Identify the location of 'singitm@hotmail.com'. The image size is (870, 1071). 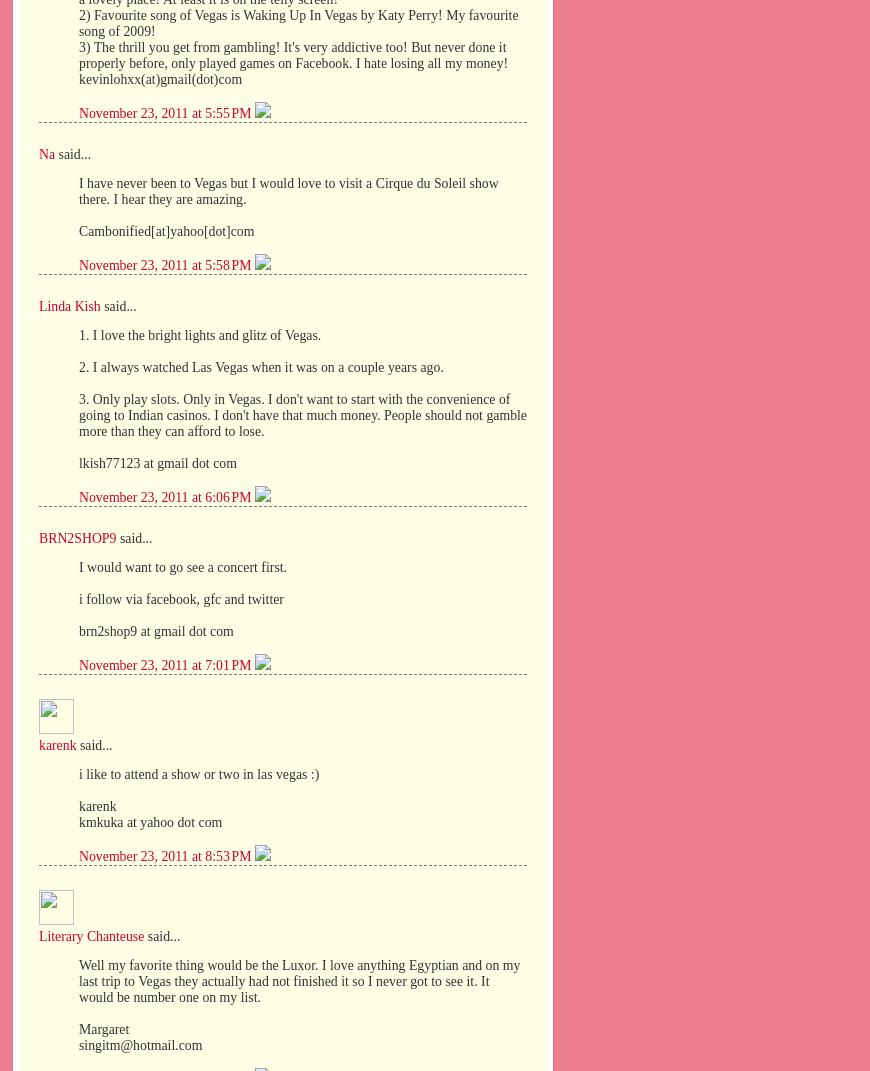
(139, 1045).